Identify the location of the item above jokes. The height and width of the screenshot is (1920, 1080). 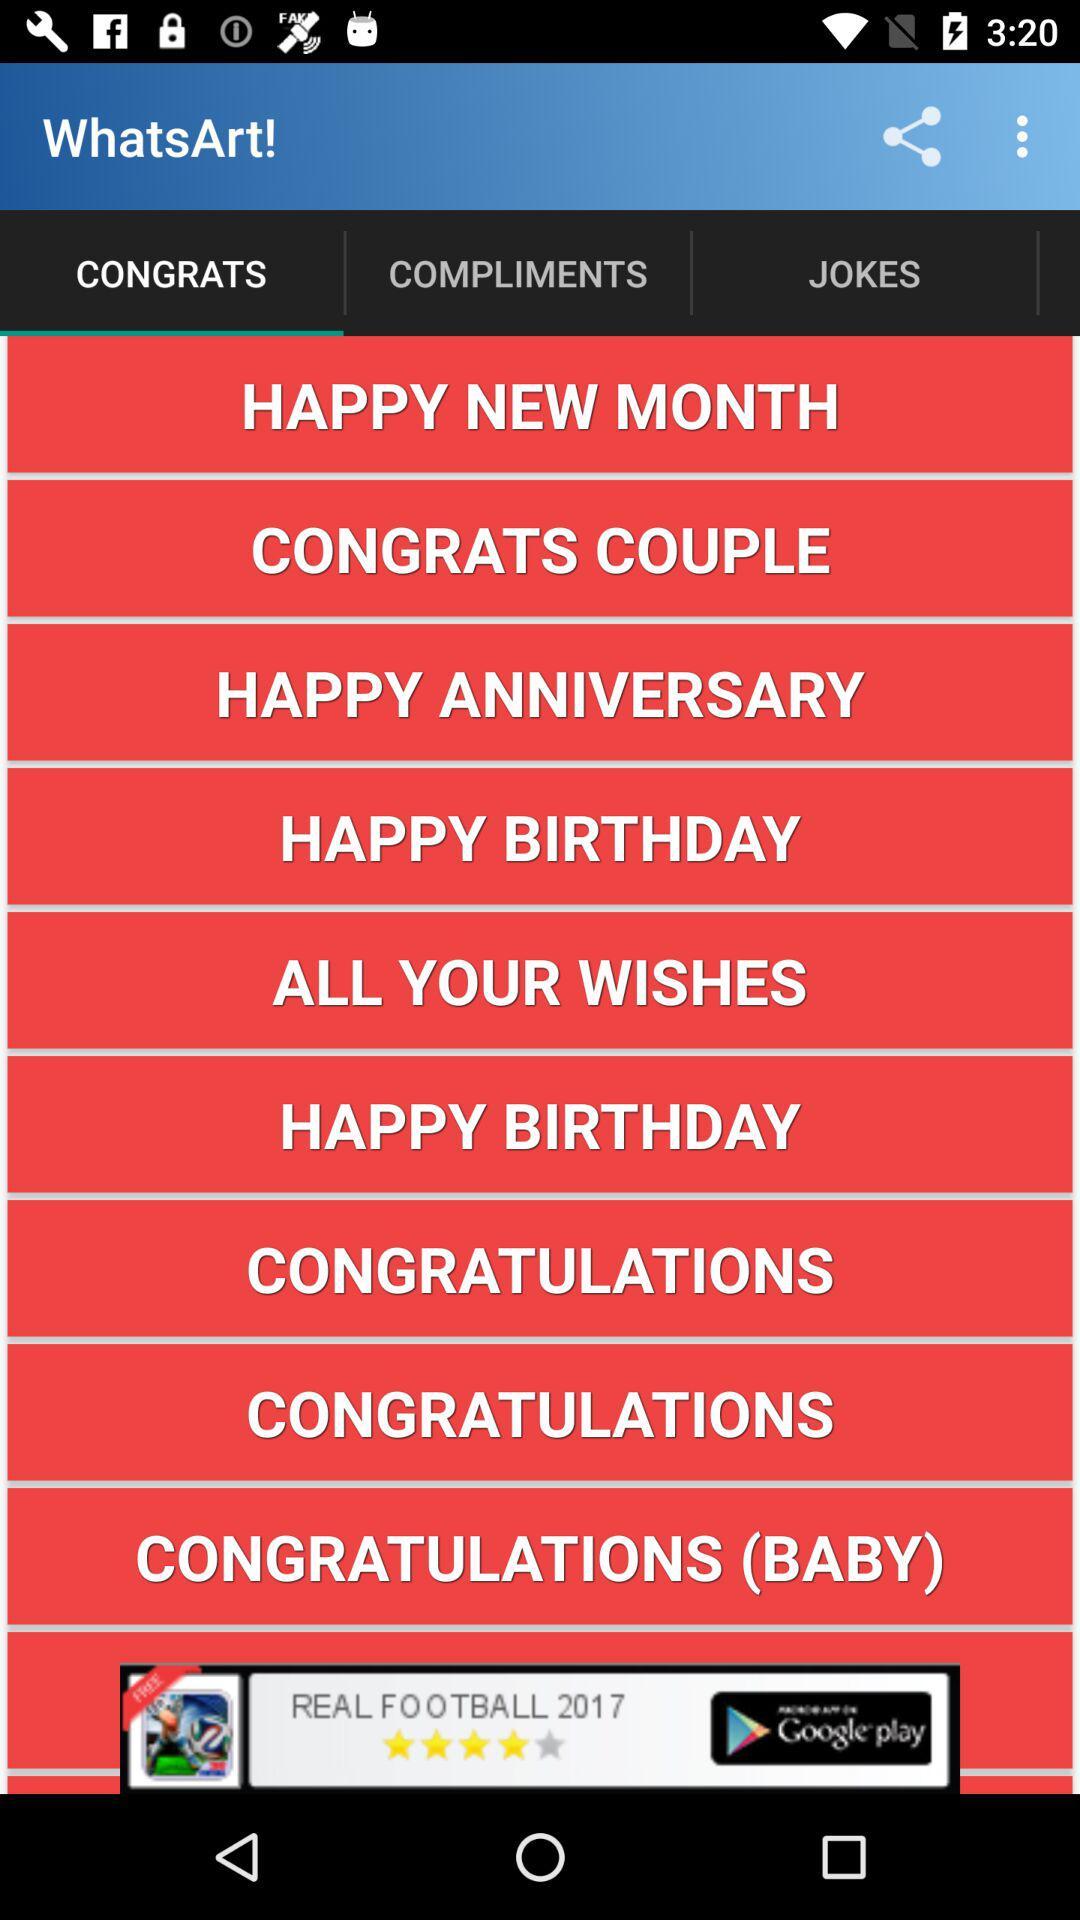
(911, 135).